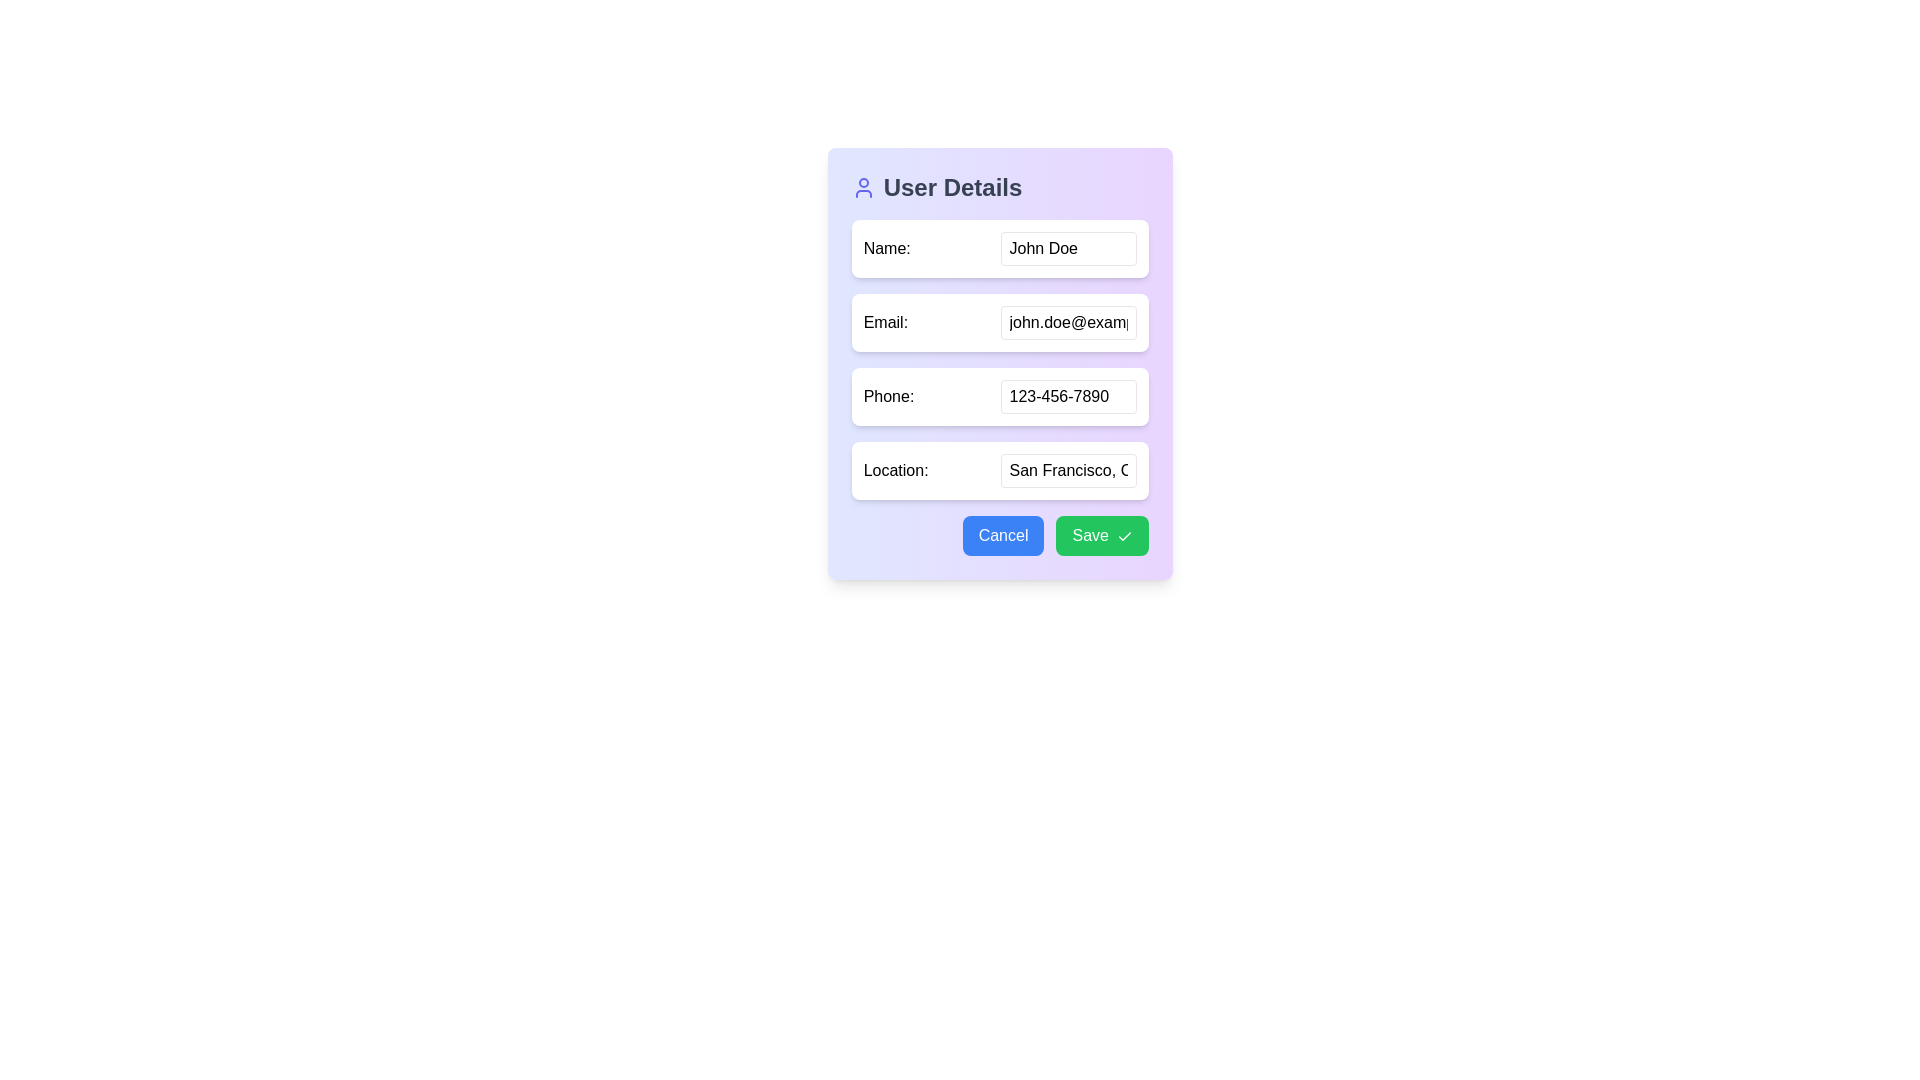 The width and height of the screenshot is (1920, 1080). I want to click on the 'Cancel' button, which is a rectangular button with white text on a blue background, to observe its visual feedback, so click(1003, 535).